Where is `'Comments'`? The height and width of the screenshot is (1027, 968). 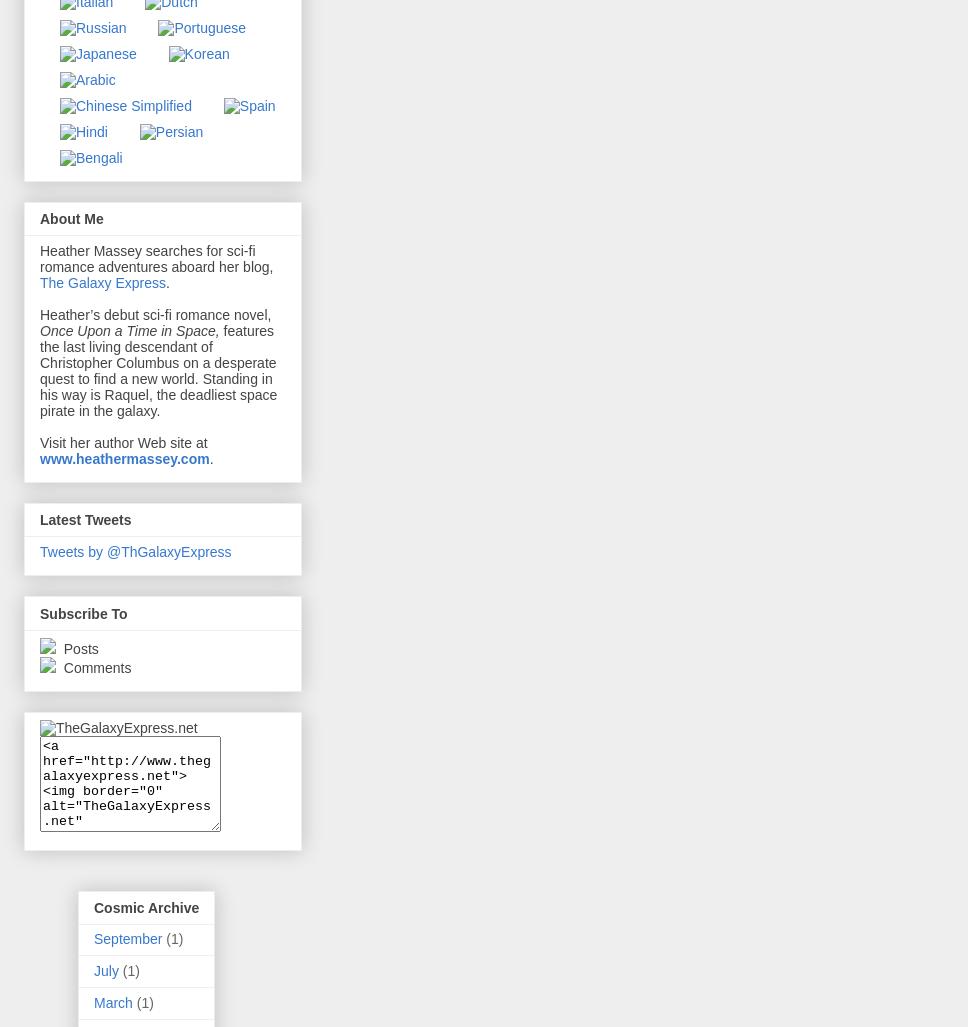
'Comments' is located at coordinates (94, 666).